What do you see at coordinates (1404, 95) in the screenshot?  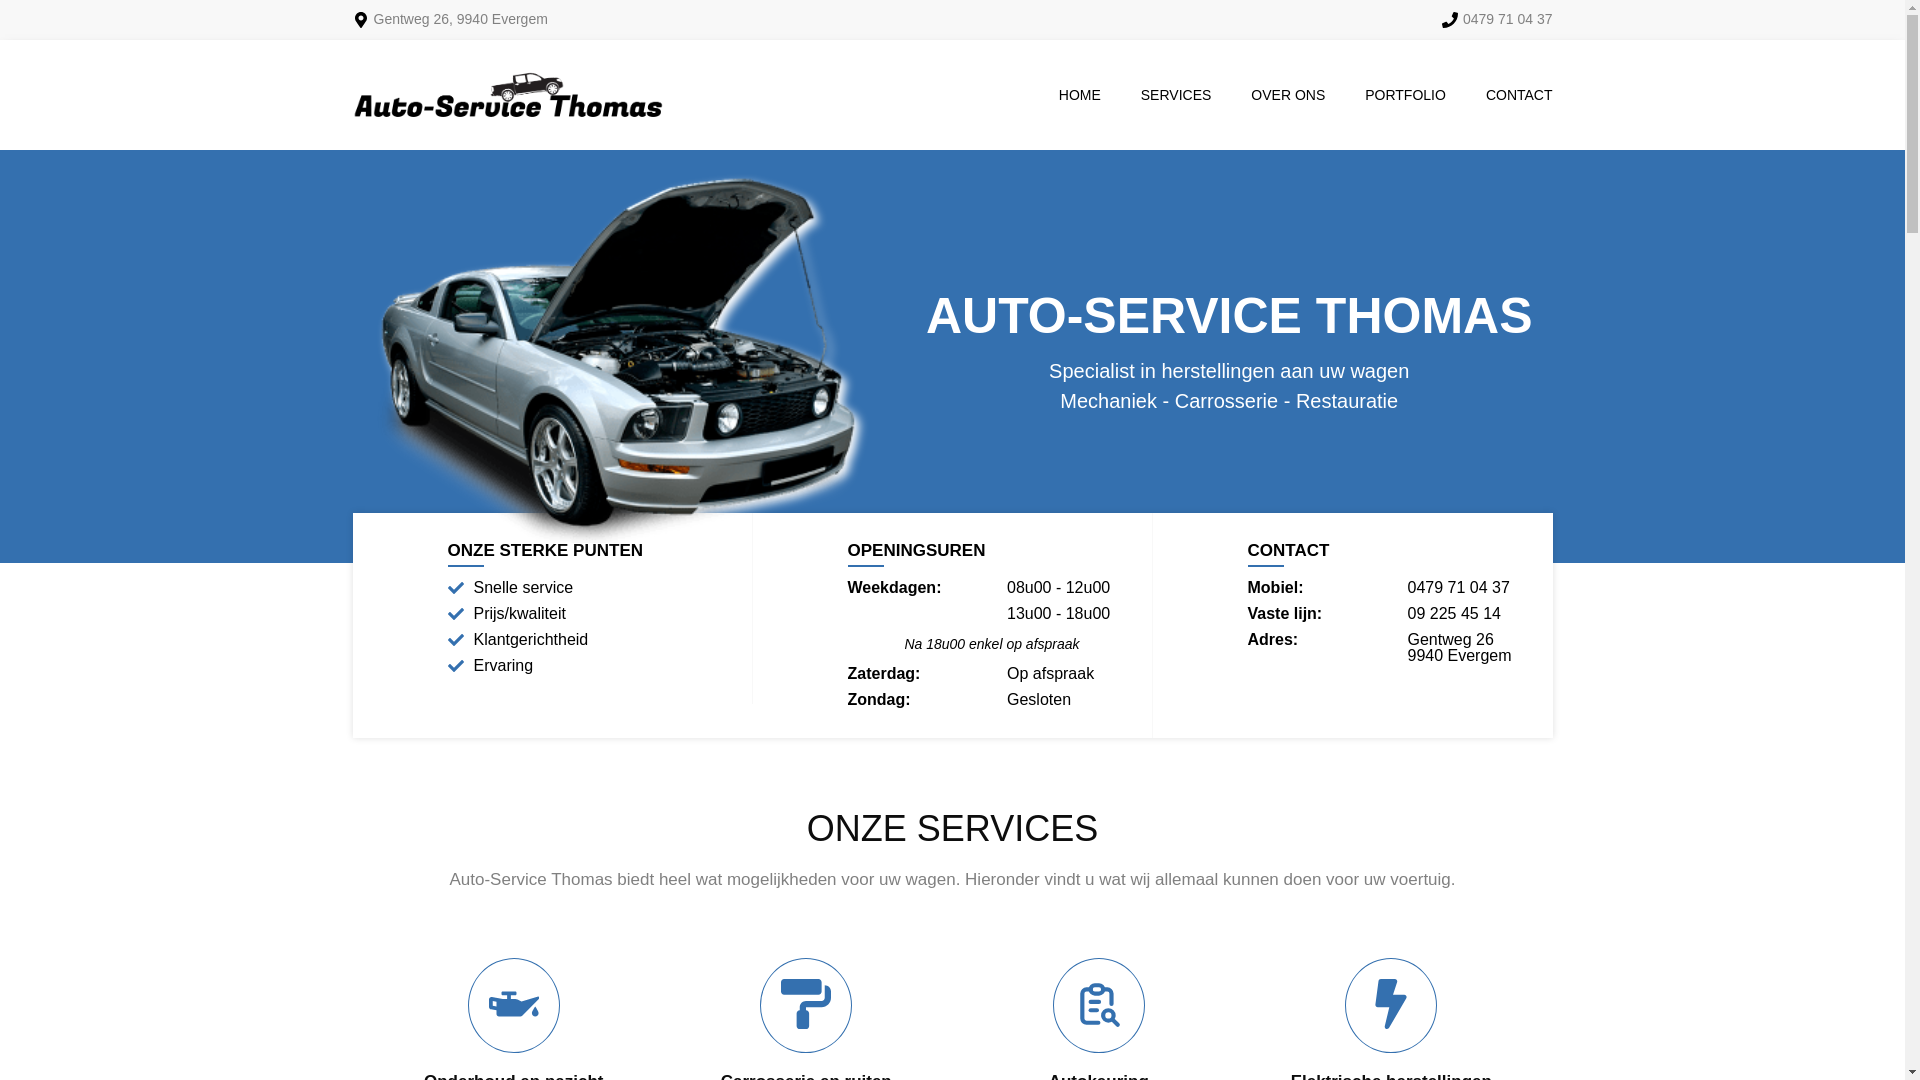 I see `'PORTFOLIO'` at bounding box center [1404, 95].